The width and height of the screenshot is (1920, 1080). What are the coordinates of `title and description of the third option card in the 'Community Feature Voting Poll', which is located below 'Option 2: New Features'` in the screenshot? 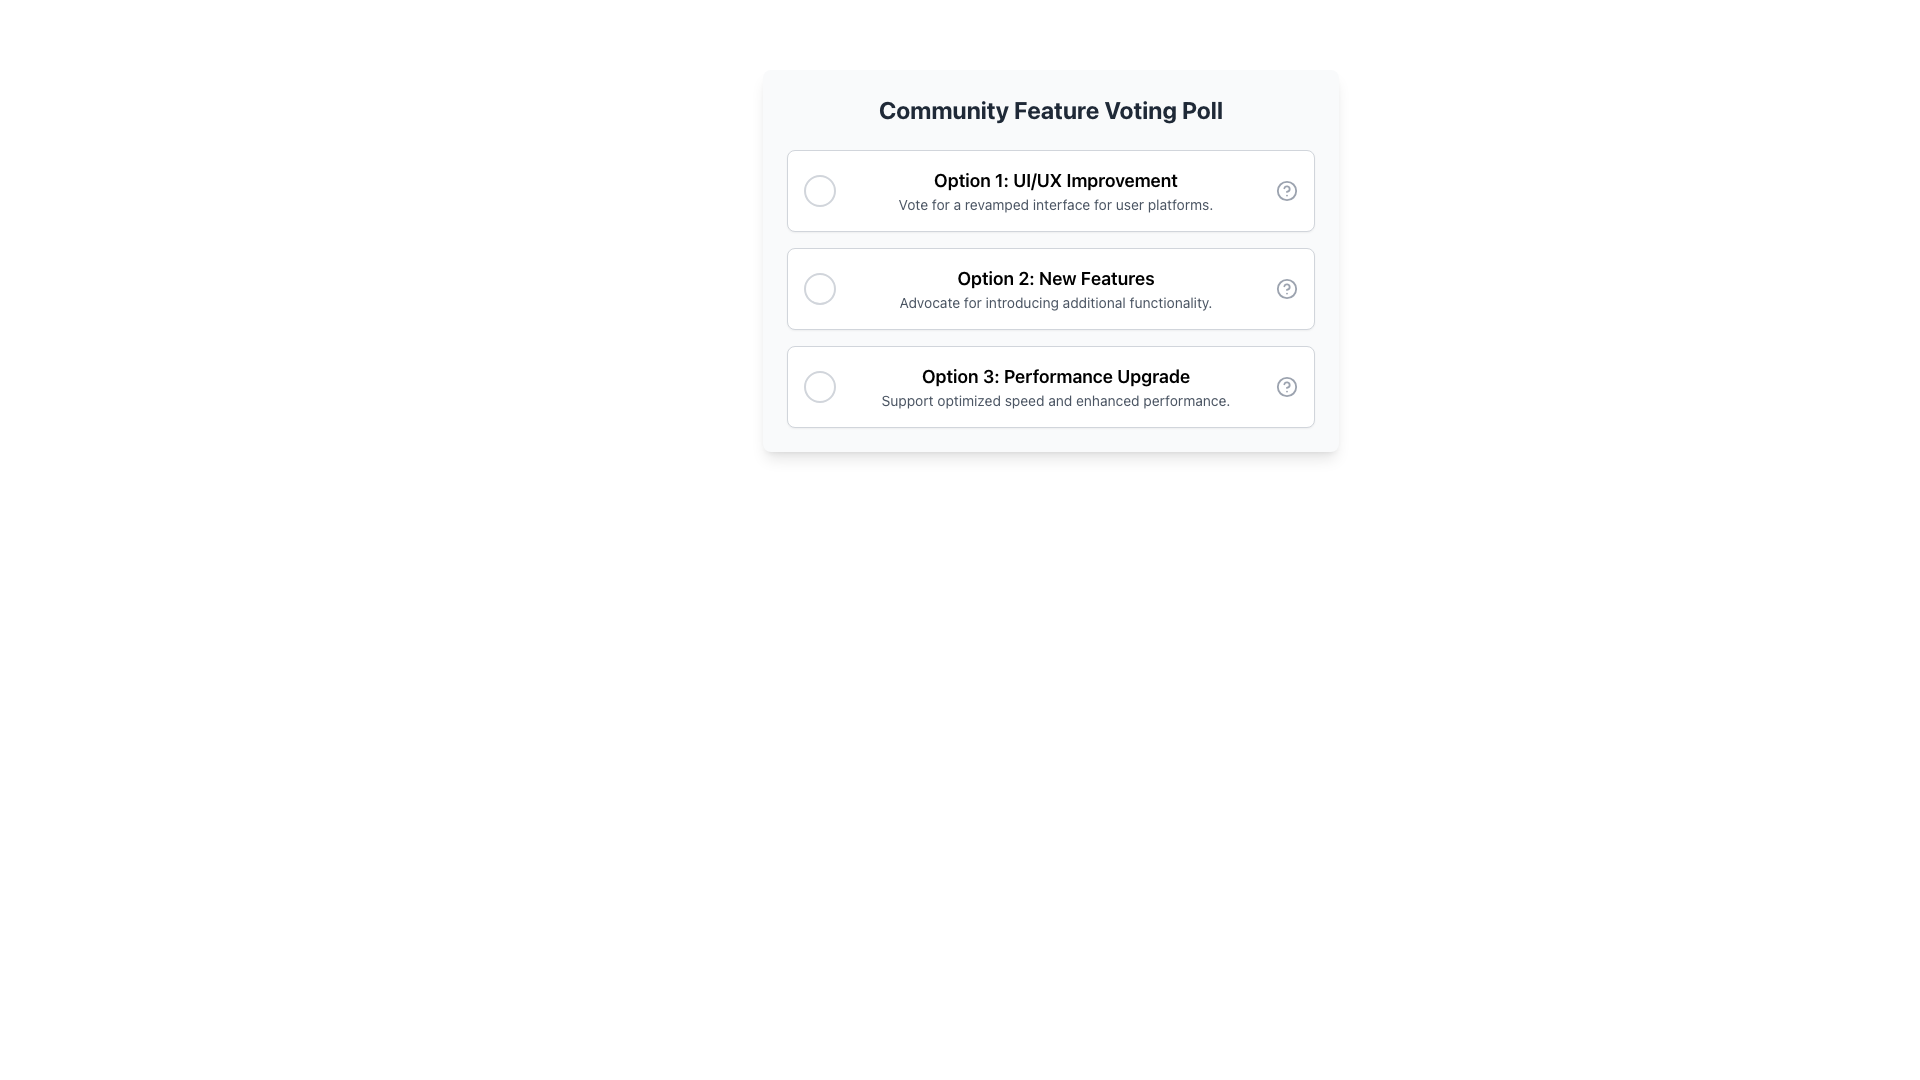 It's located at (1050, 386).